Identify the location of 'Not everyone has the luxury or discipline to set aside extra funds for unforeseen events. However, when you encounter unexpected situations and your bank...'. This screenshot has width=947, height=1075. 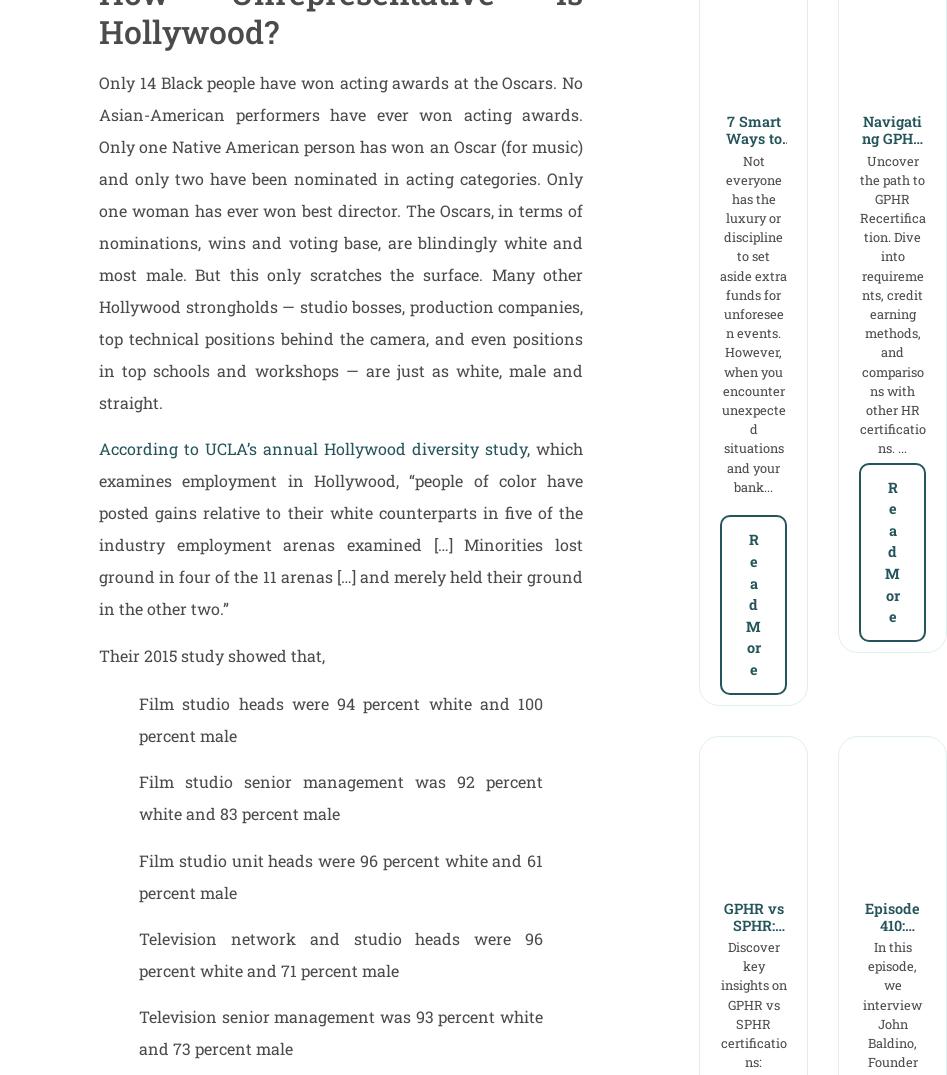
(752, 322).